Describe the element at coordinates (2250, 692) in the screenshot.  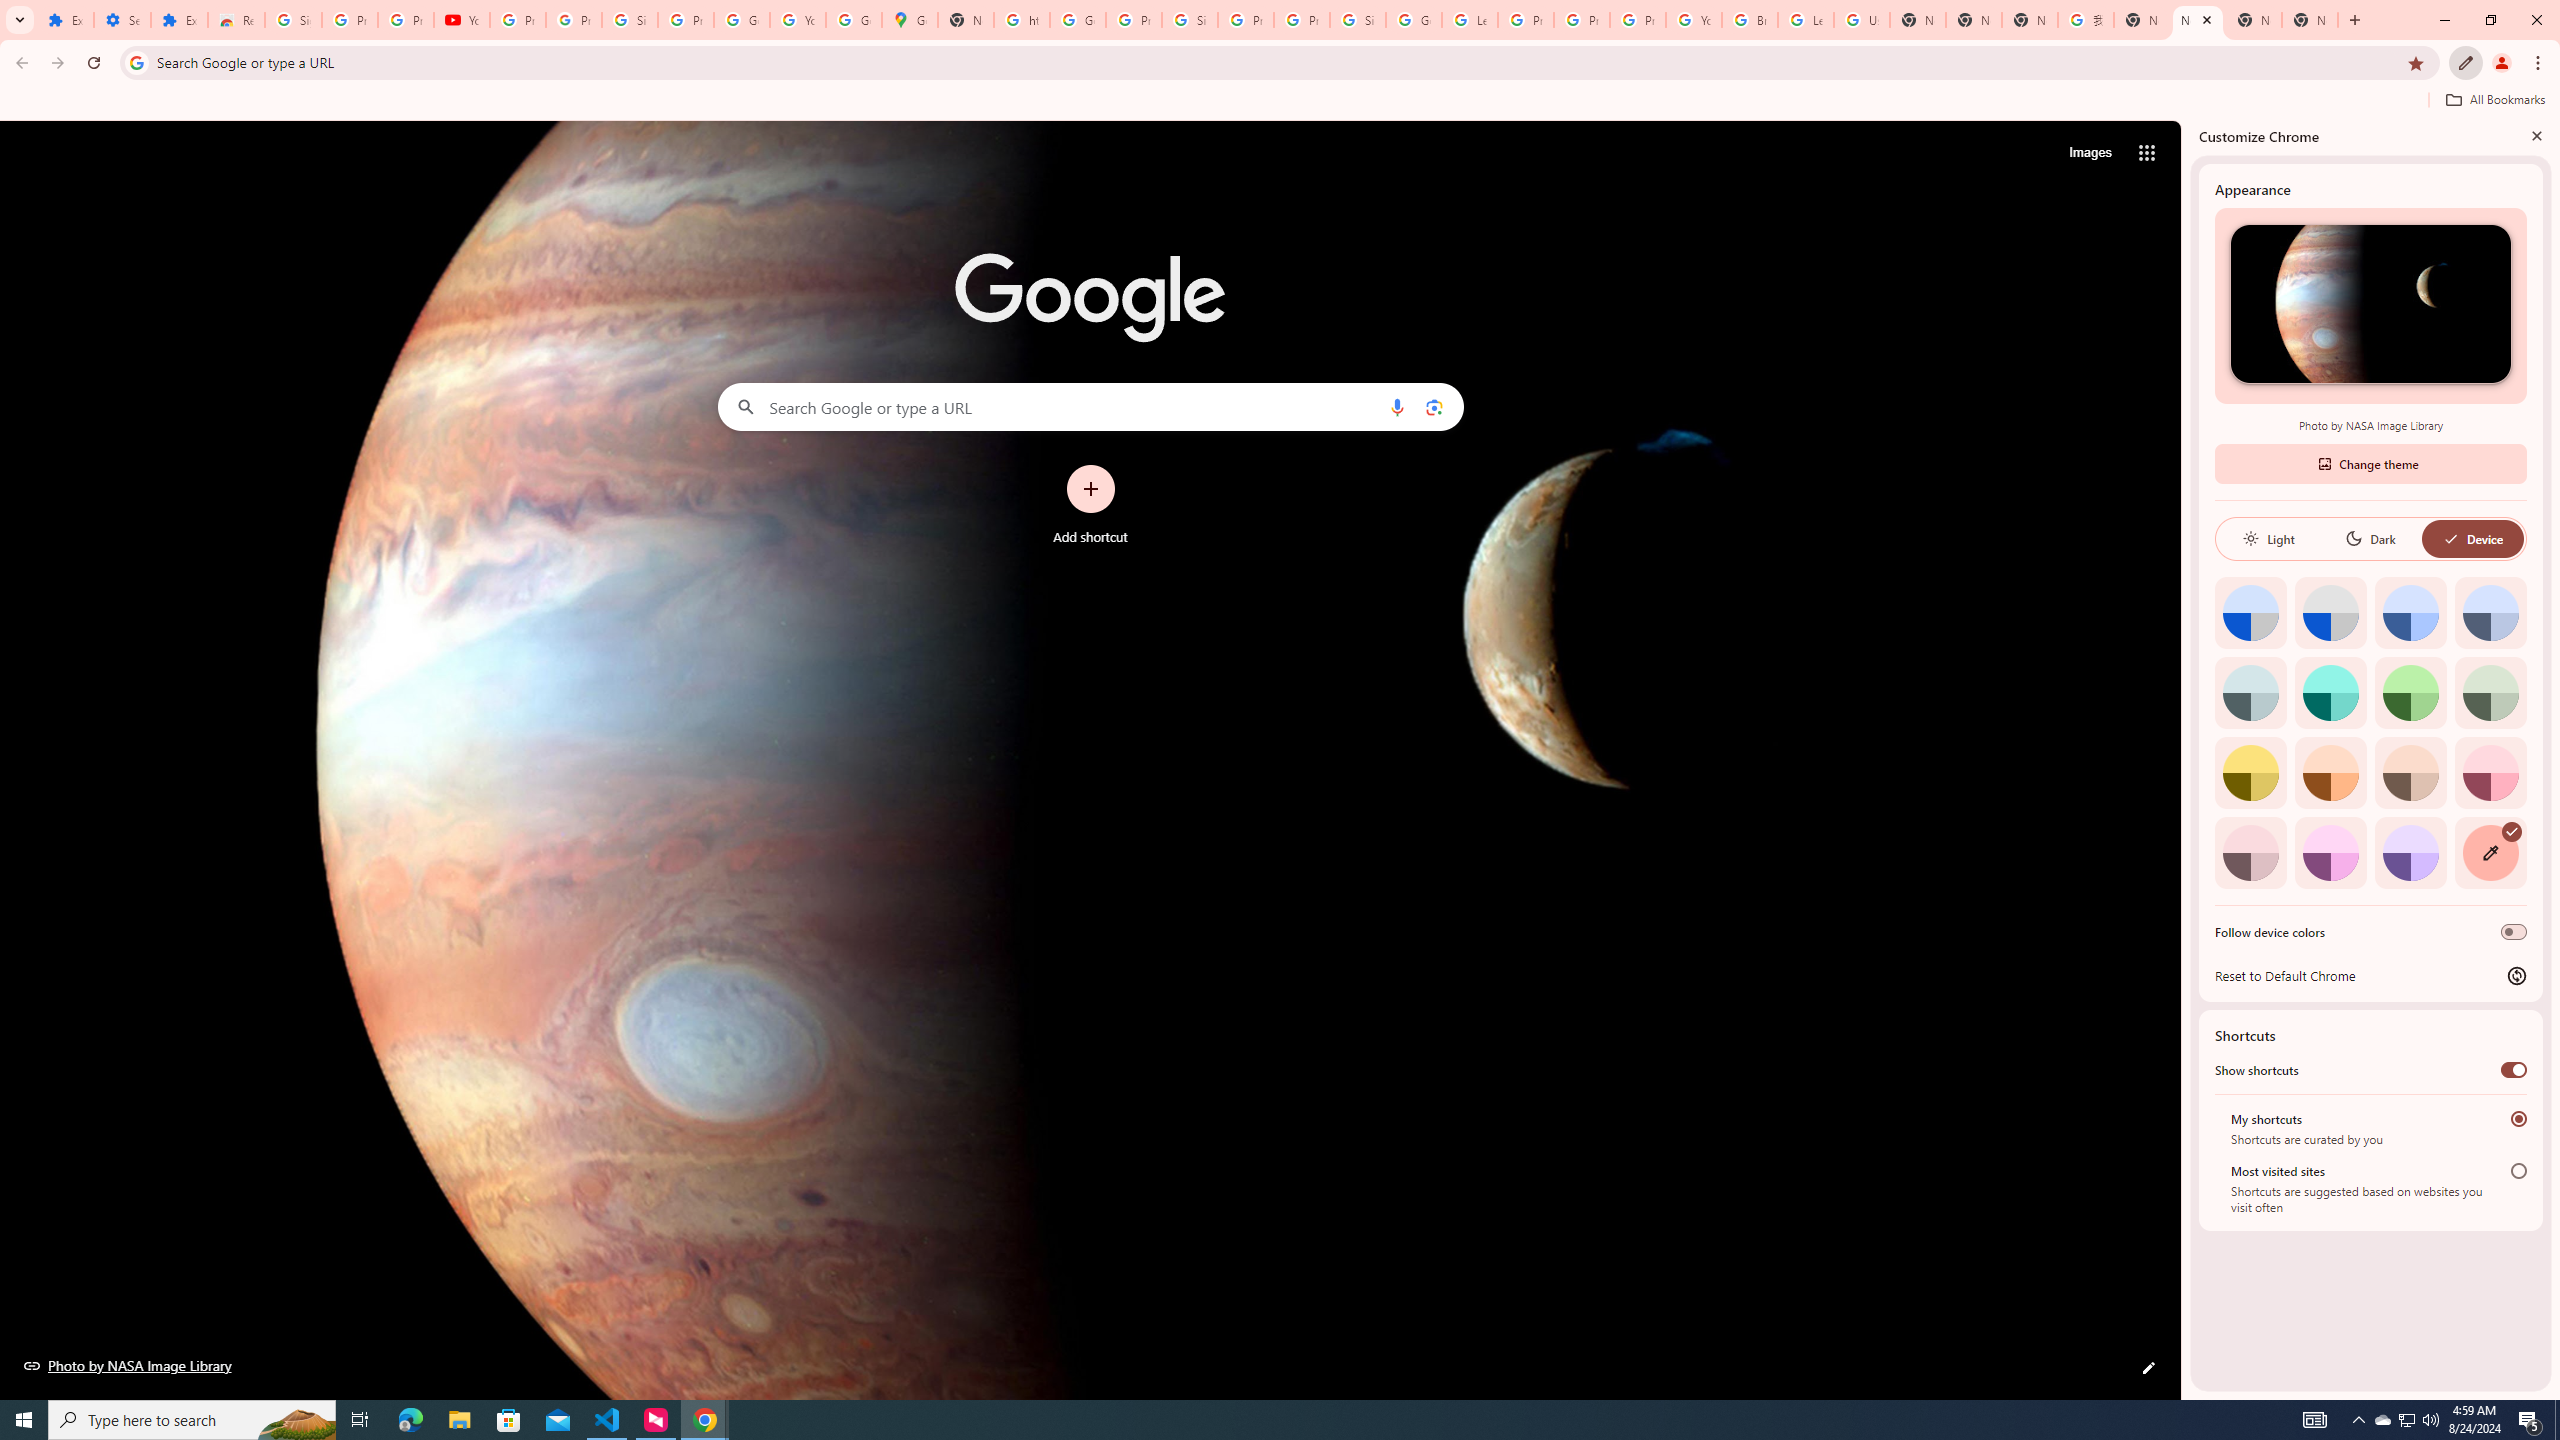
I see `'Grey'` at that location.